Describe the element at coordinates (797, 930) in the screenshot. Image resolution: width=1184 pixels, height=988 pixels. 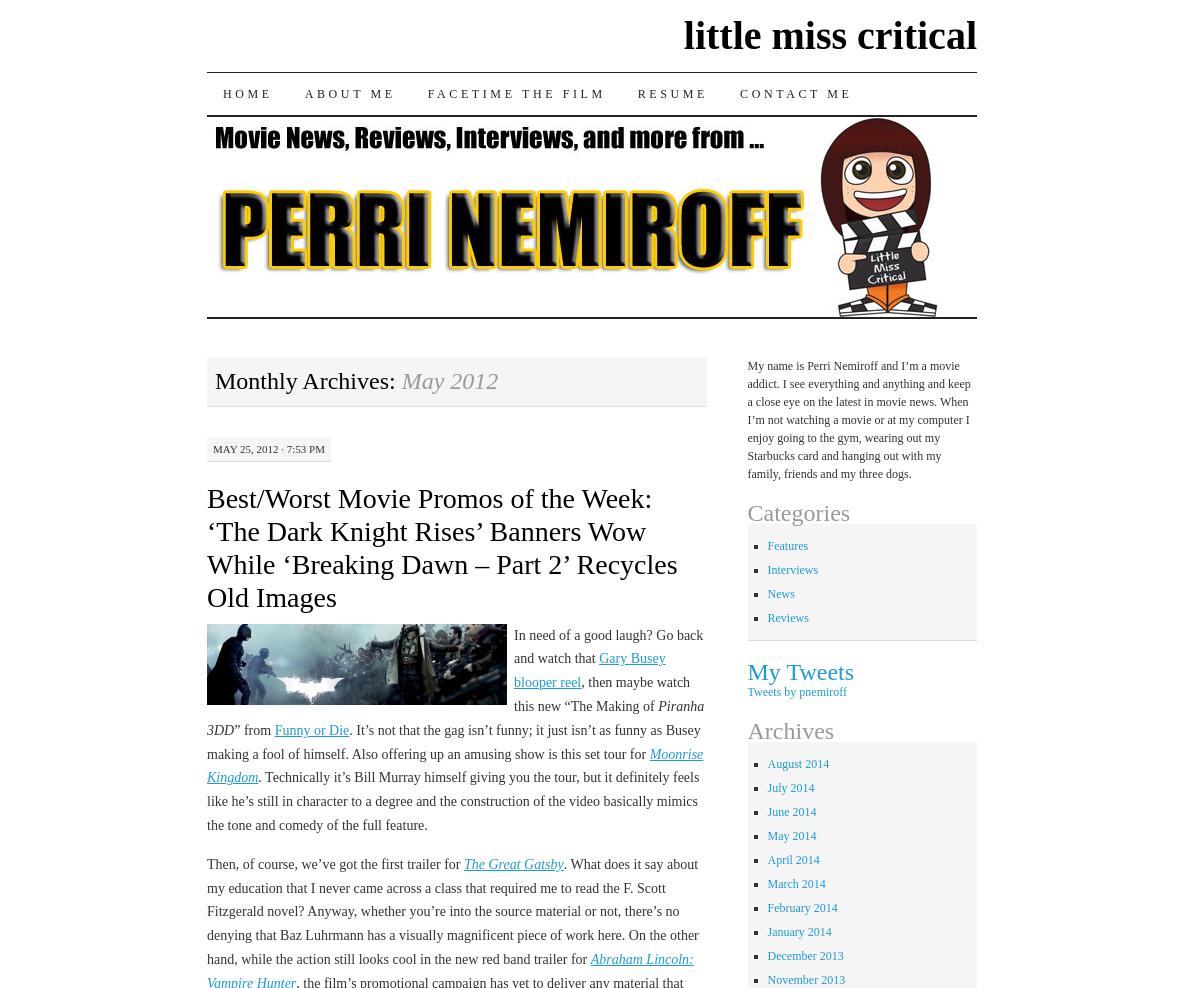
I see `'January 2014'` at that location.